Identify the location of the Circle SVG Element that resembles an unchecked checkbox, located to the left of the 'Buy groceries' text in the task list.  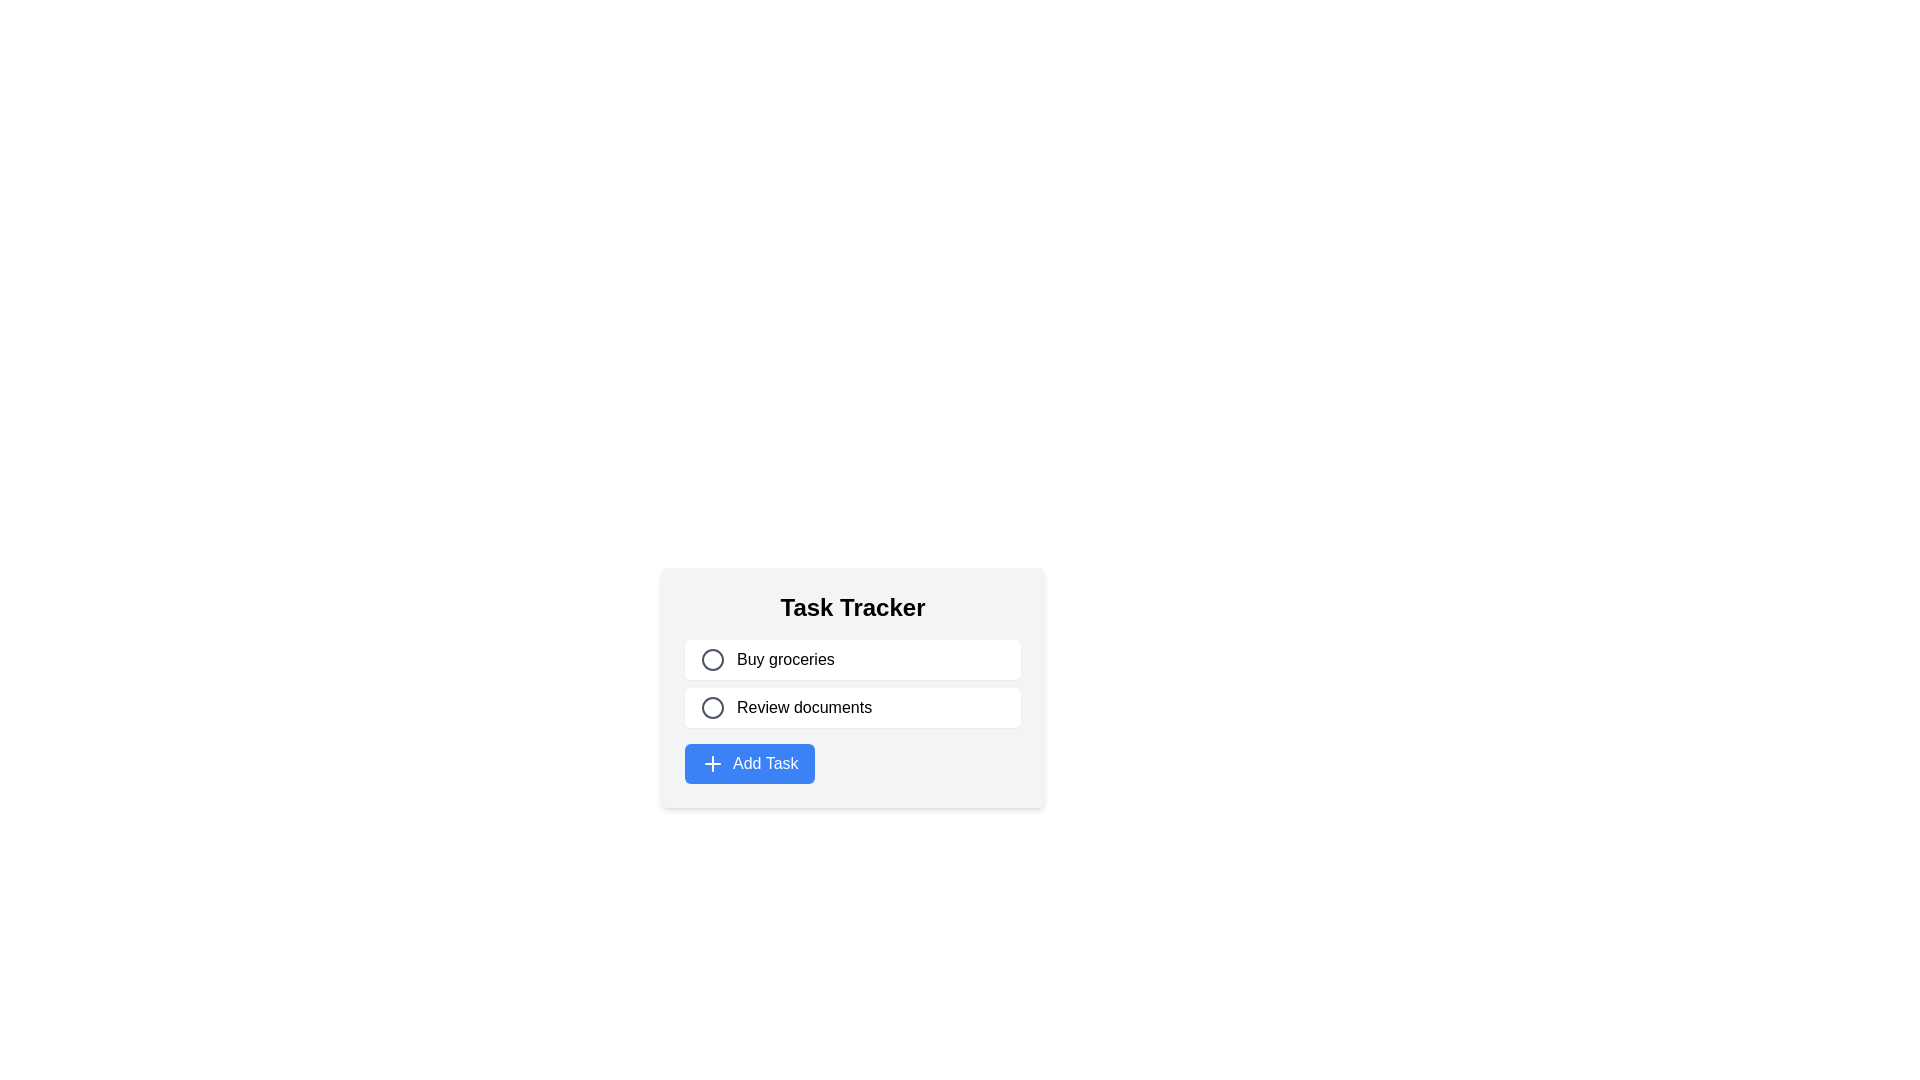
(713, 659).